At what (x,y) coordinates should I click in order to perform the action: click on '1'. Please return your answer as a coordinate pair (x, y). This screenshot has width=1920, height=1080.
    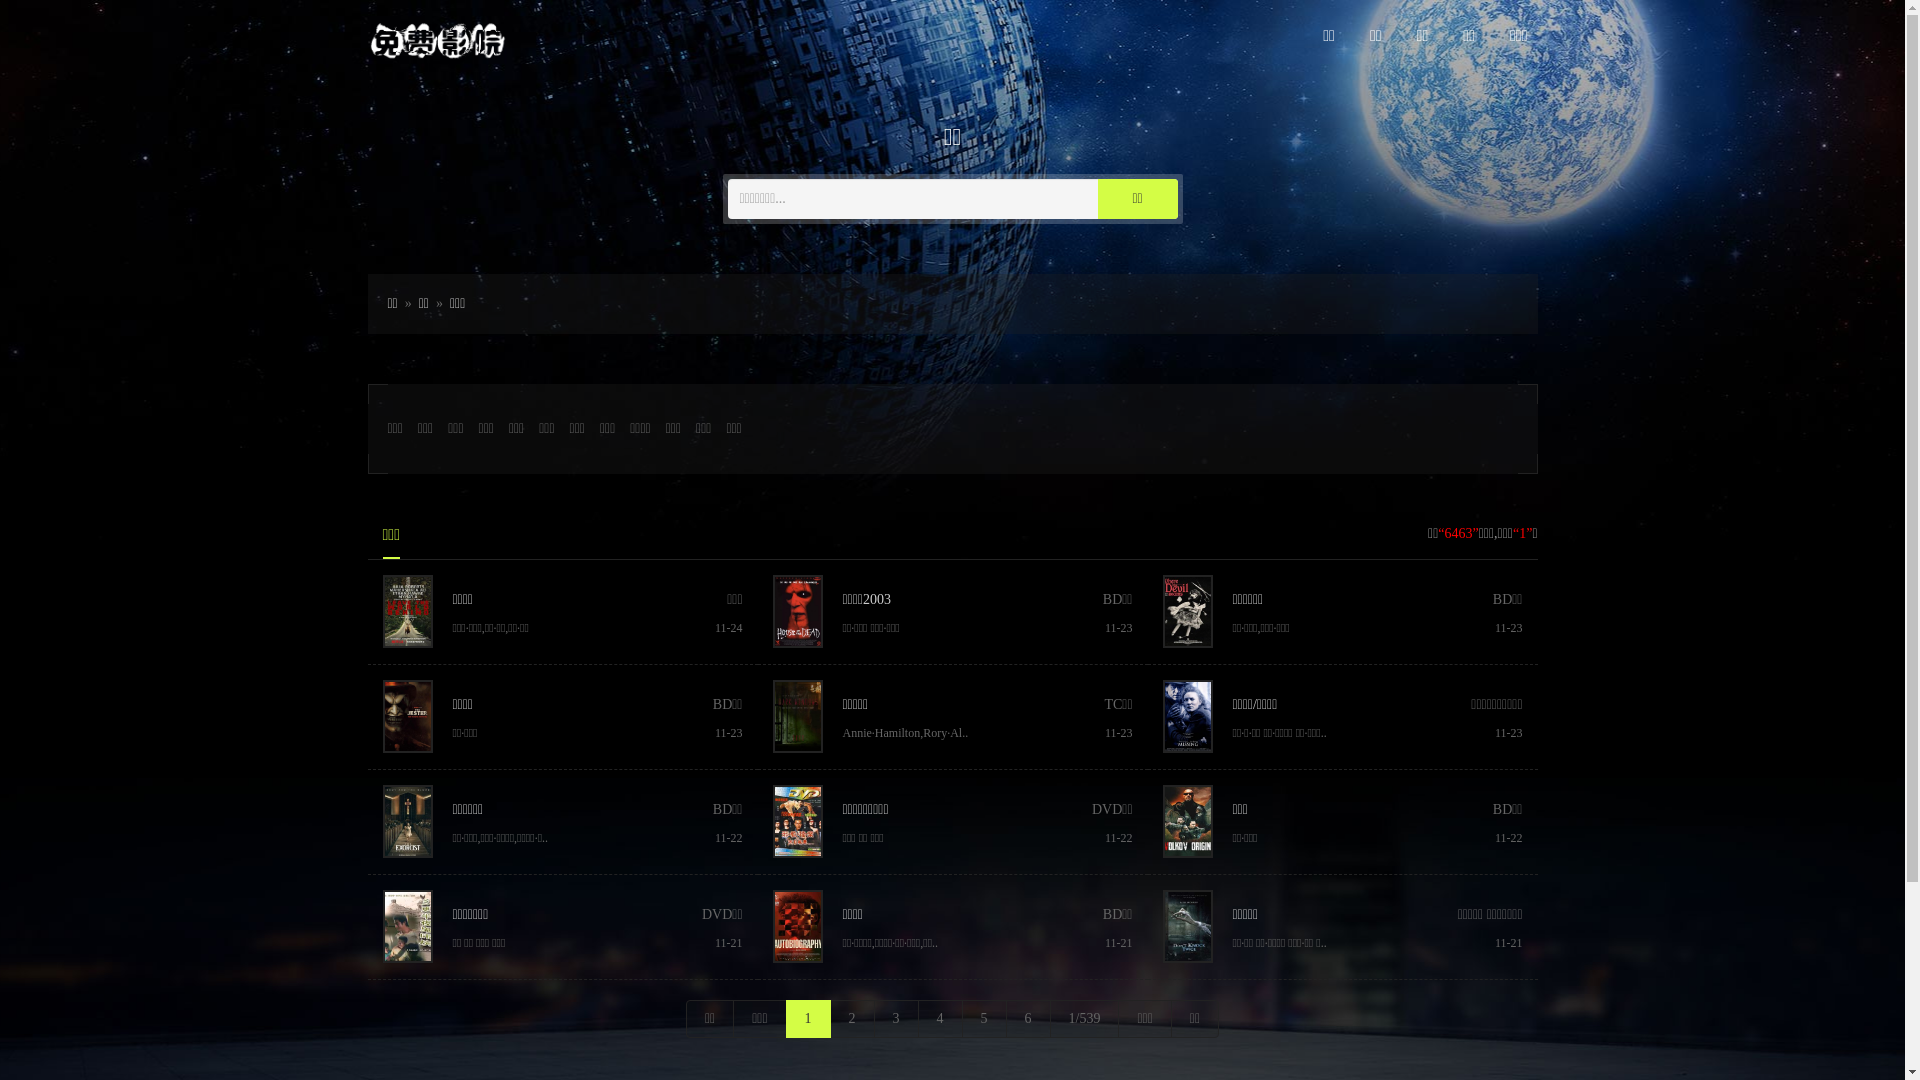
    Looking at the image, I should click on (808, 1018).